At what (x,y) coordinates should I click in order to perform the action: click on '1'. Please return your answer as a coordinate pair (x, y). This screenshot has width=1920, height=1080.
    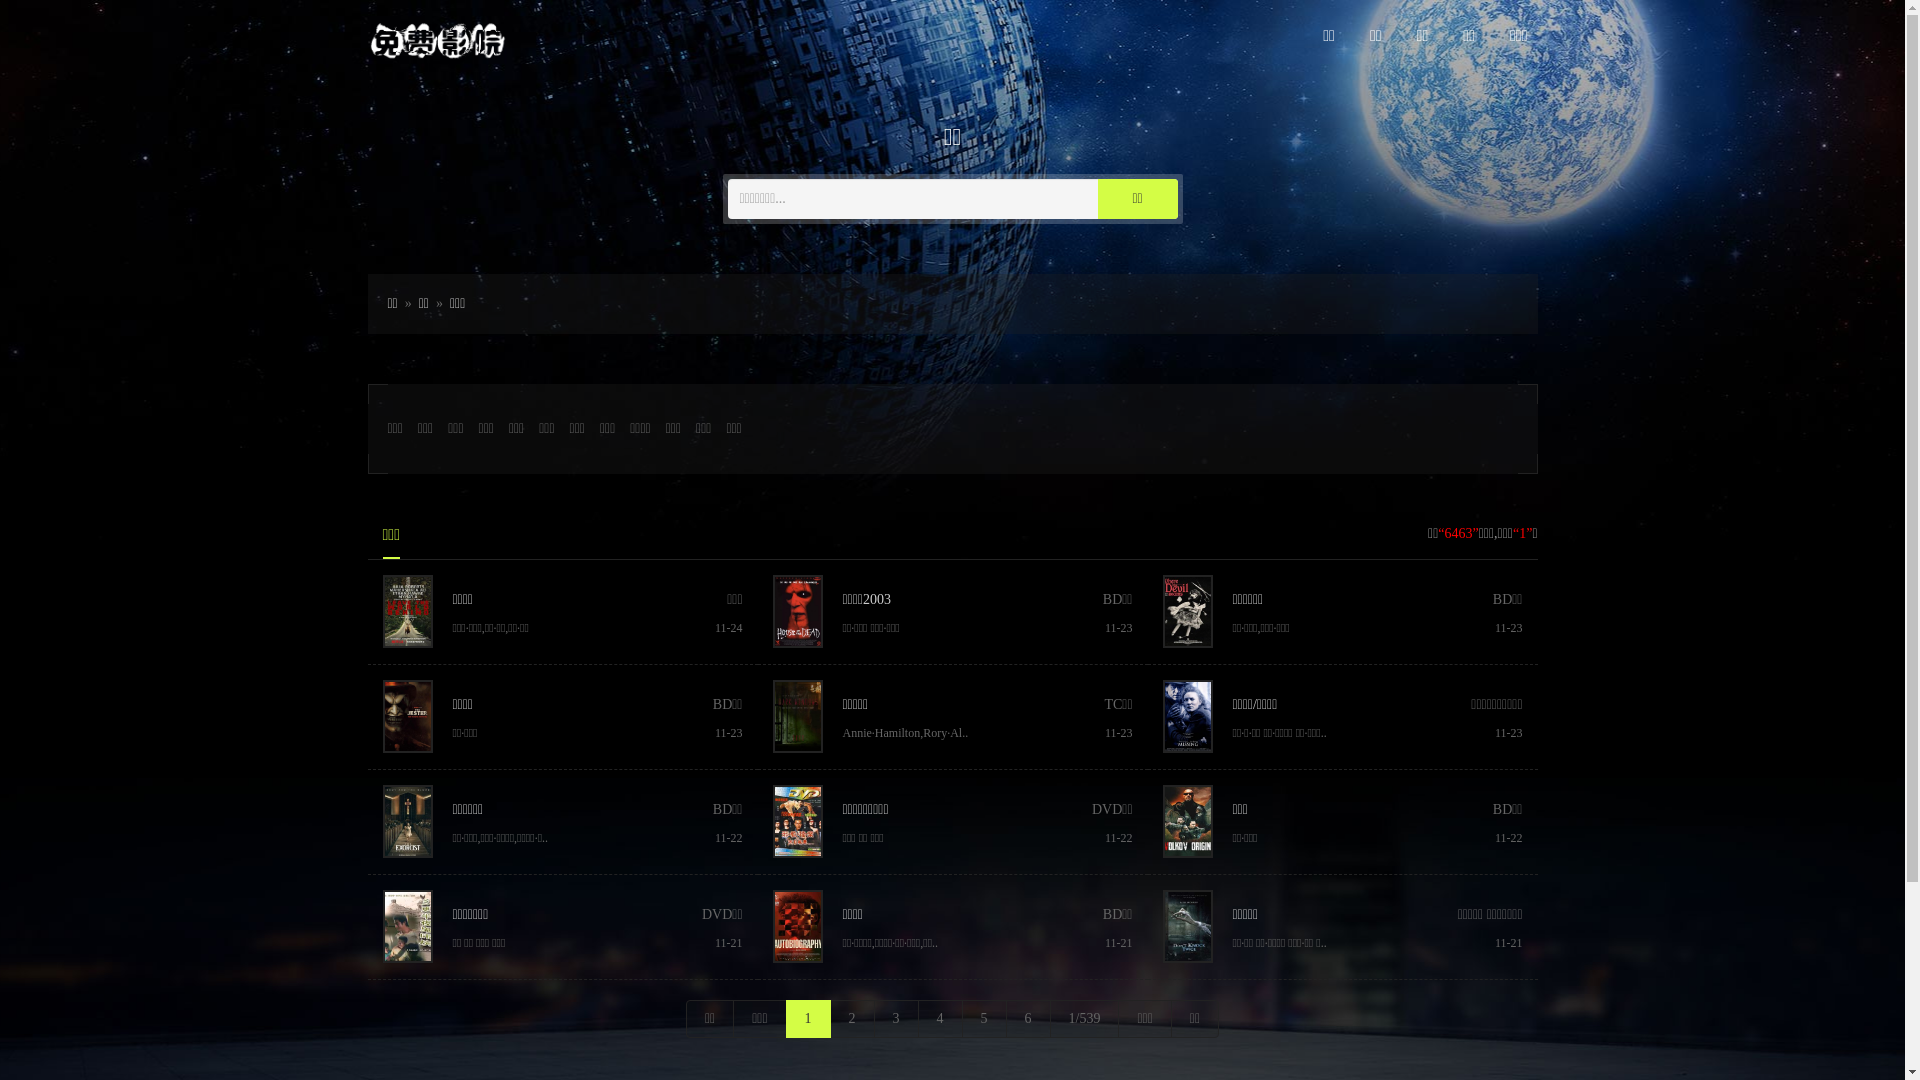
    Looking at the image, I should click on (808, 1018).